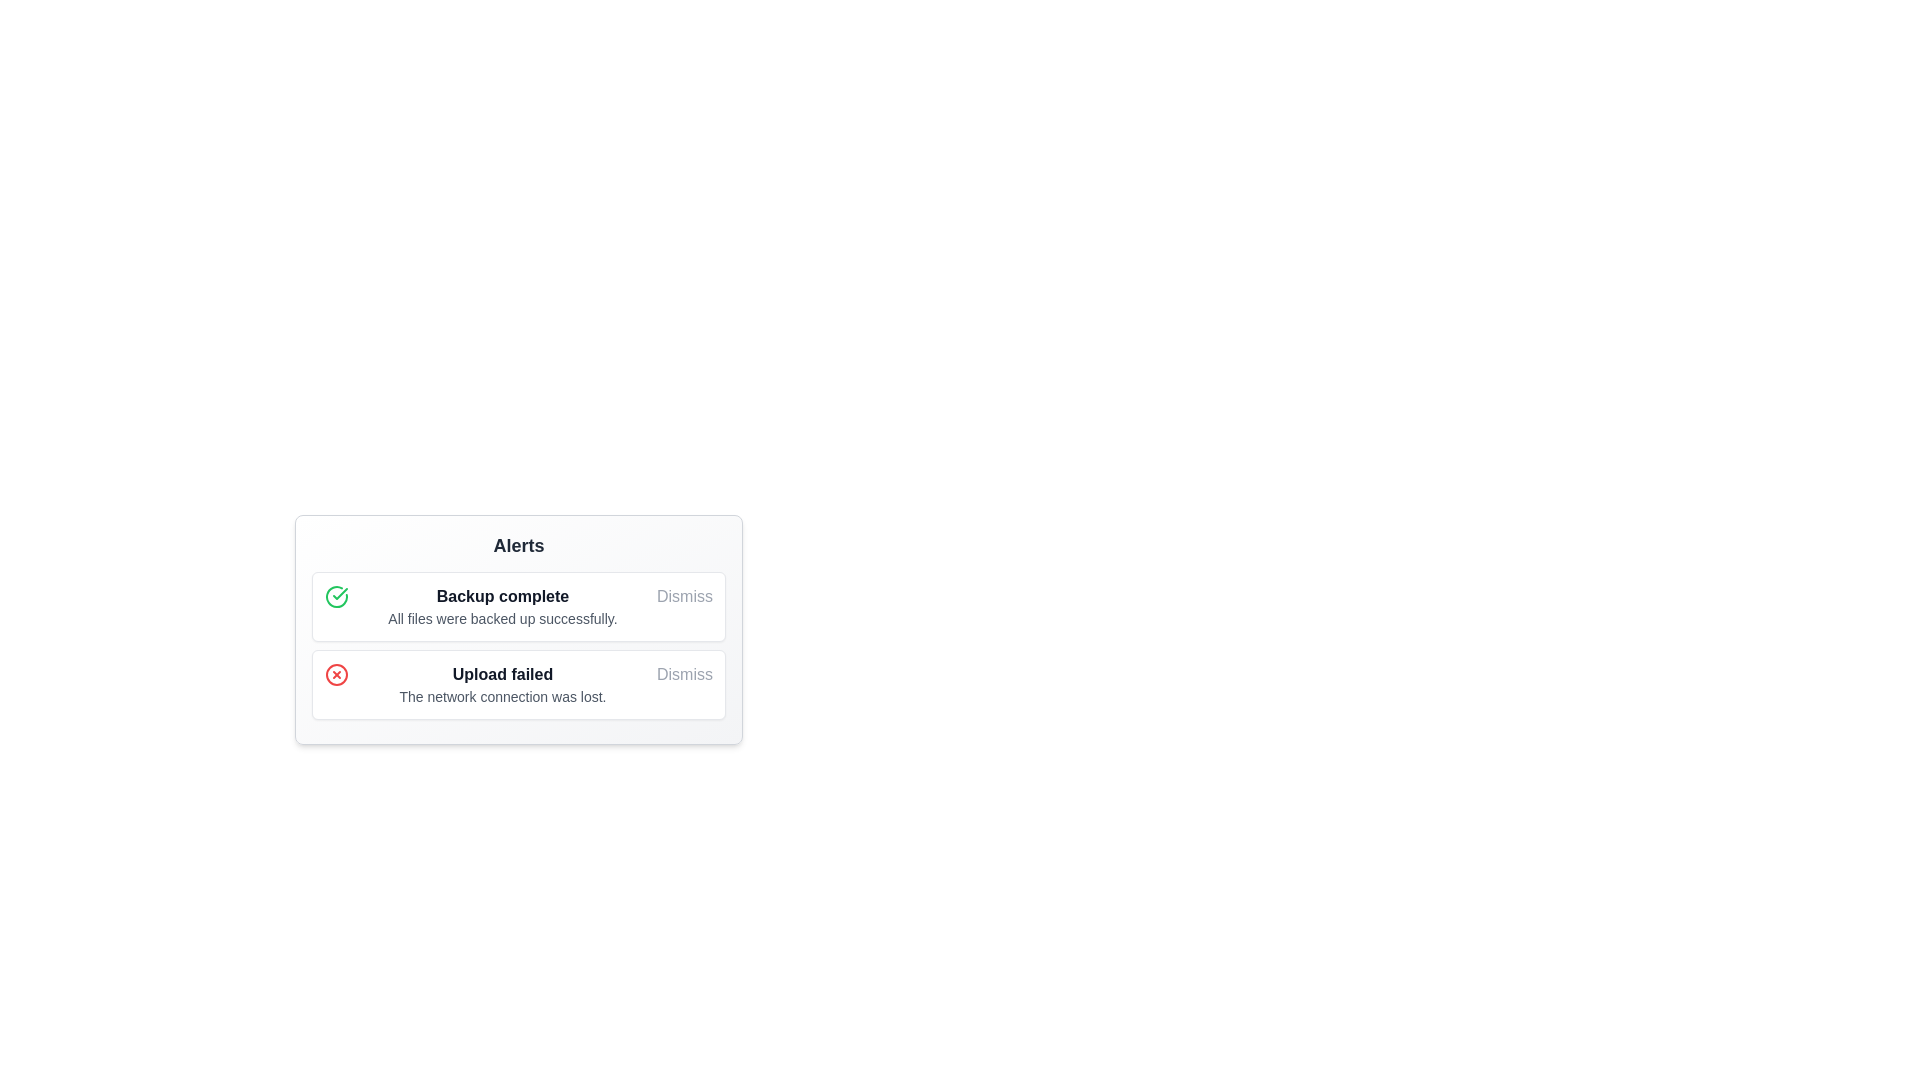 The image size is (1920, 1080). Describe the element at coordinates (342, 596) in the screenshot. I see `the success icon that indicates the backup process was successful, located at the top-left corner of the 'Backup complete' notification block` at that location.